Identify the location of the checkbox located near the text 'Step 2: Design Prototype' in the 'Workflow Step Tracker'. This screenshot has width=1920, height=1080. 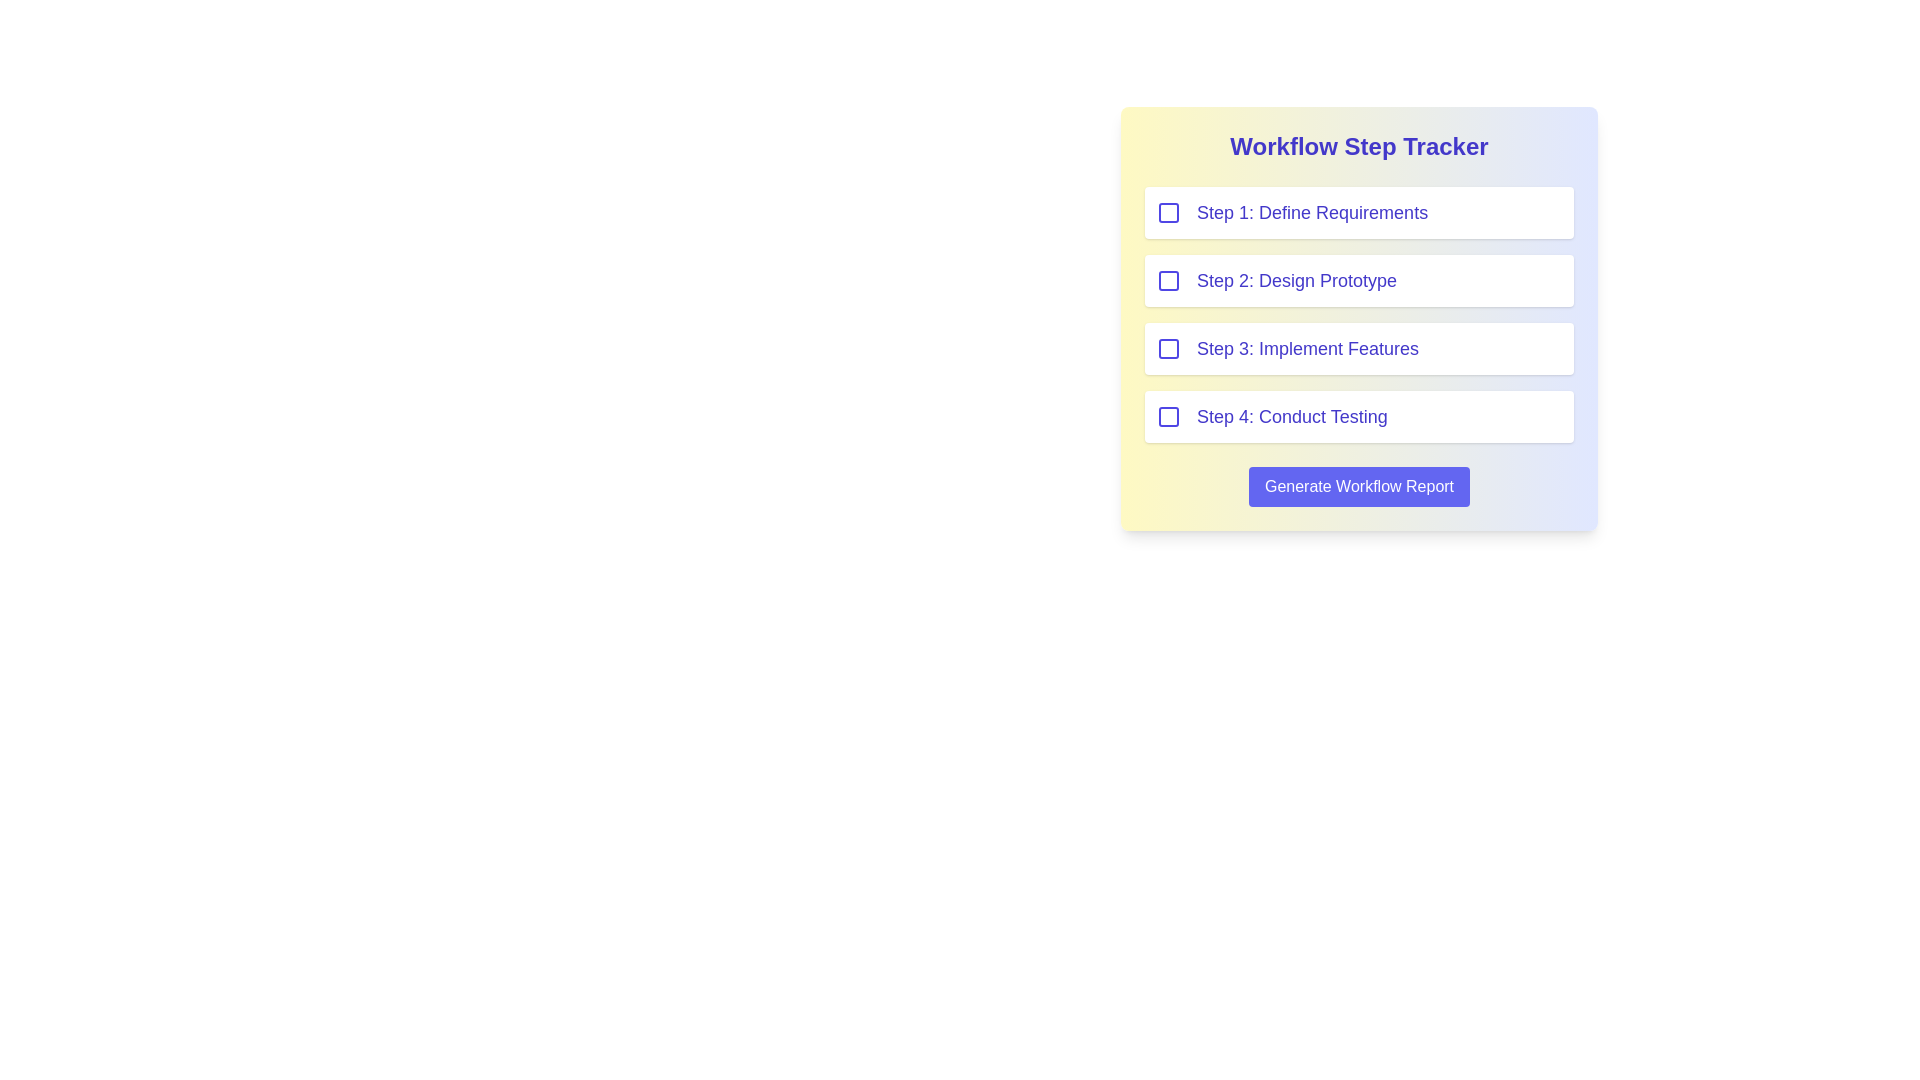
(1169, 281).